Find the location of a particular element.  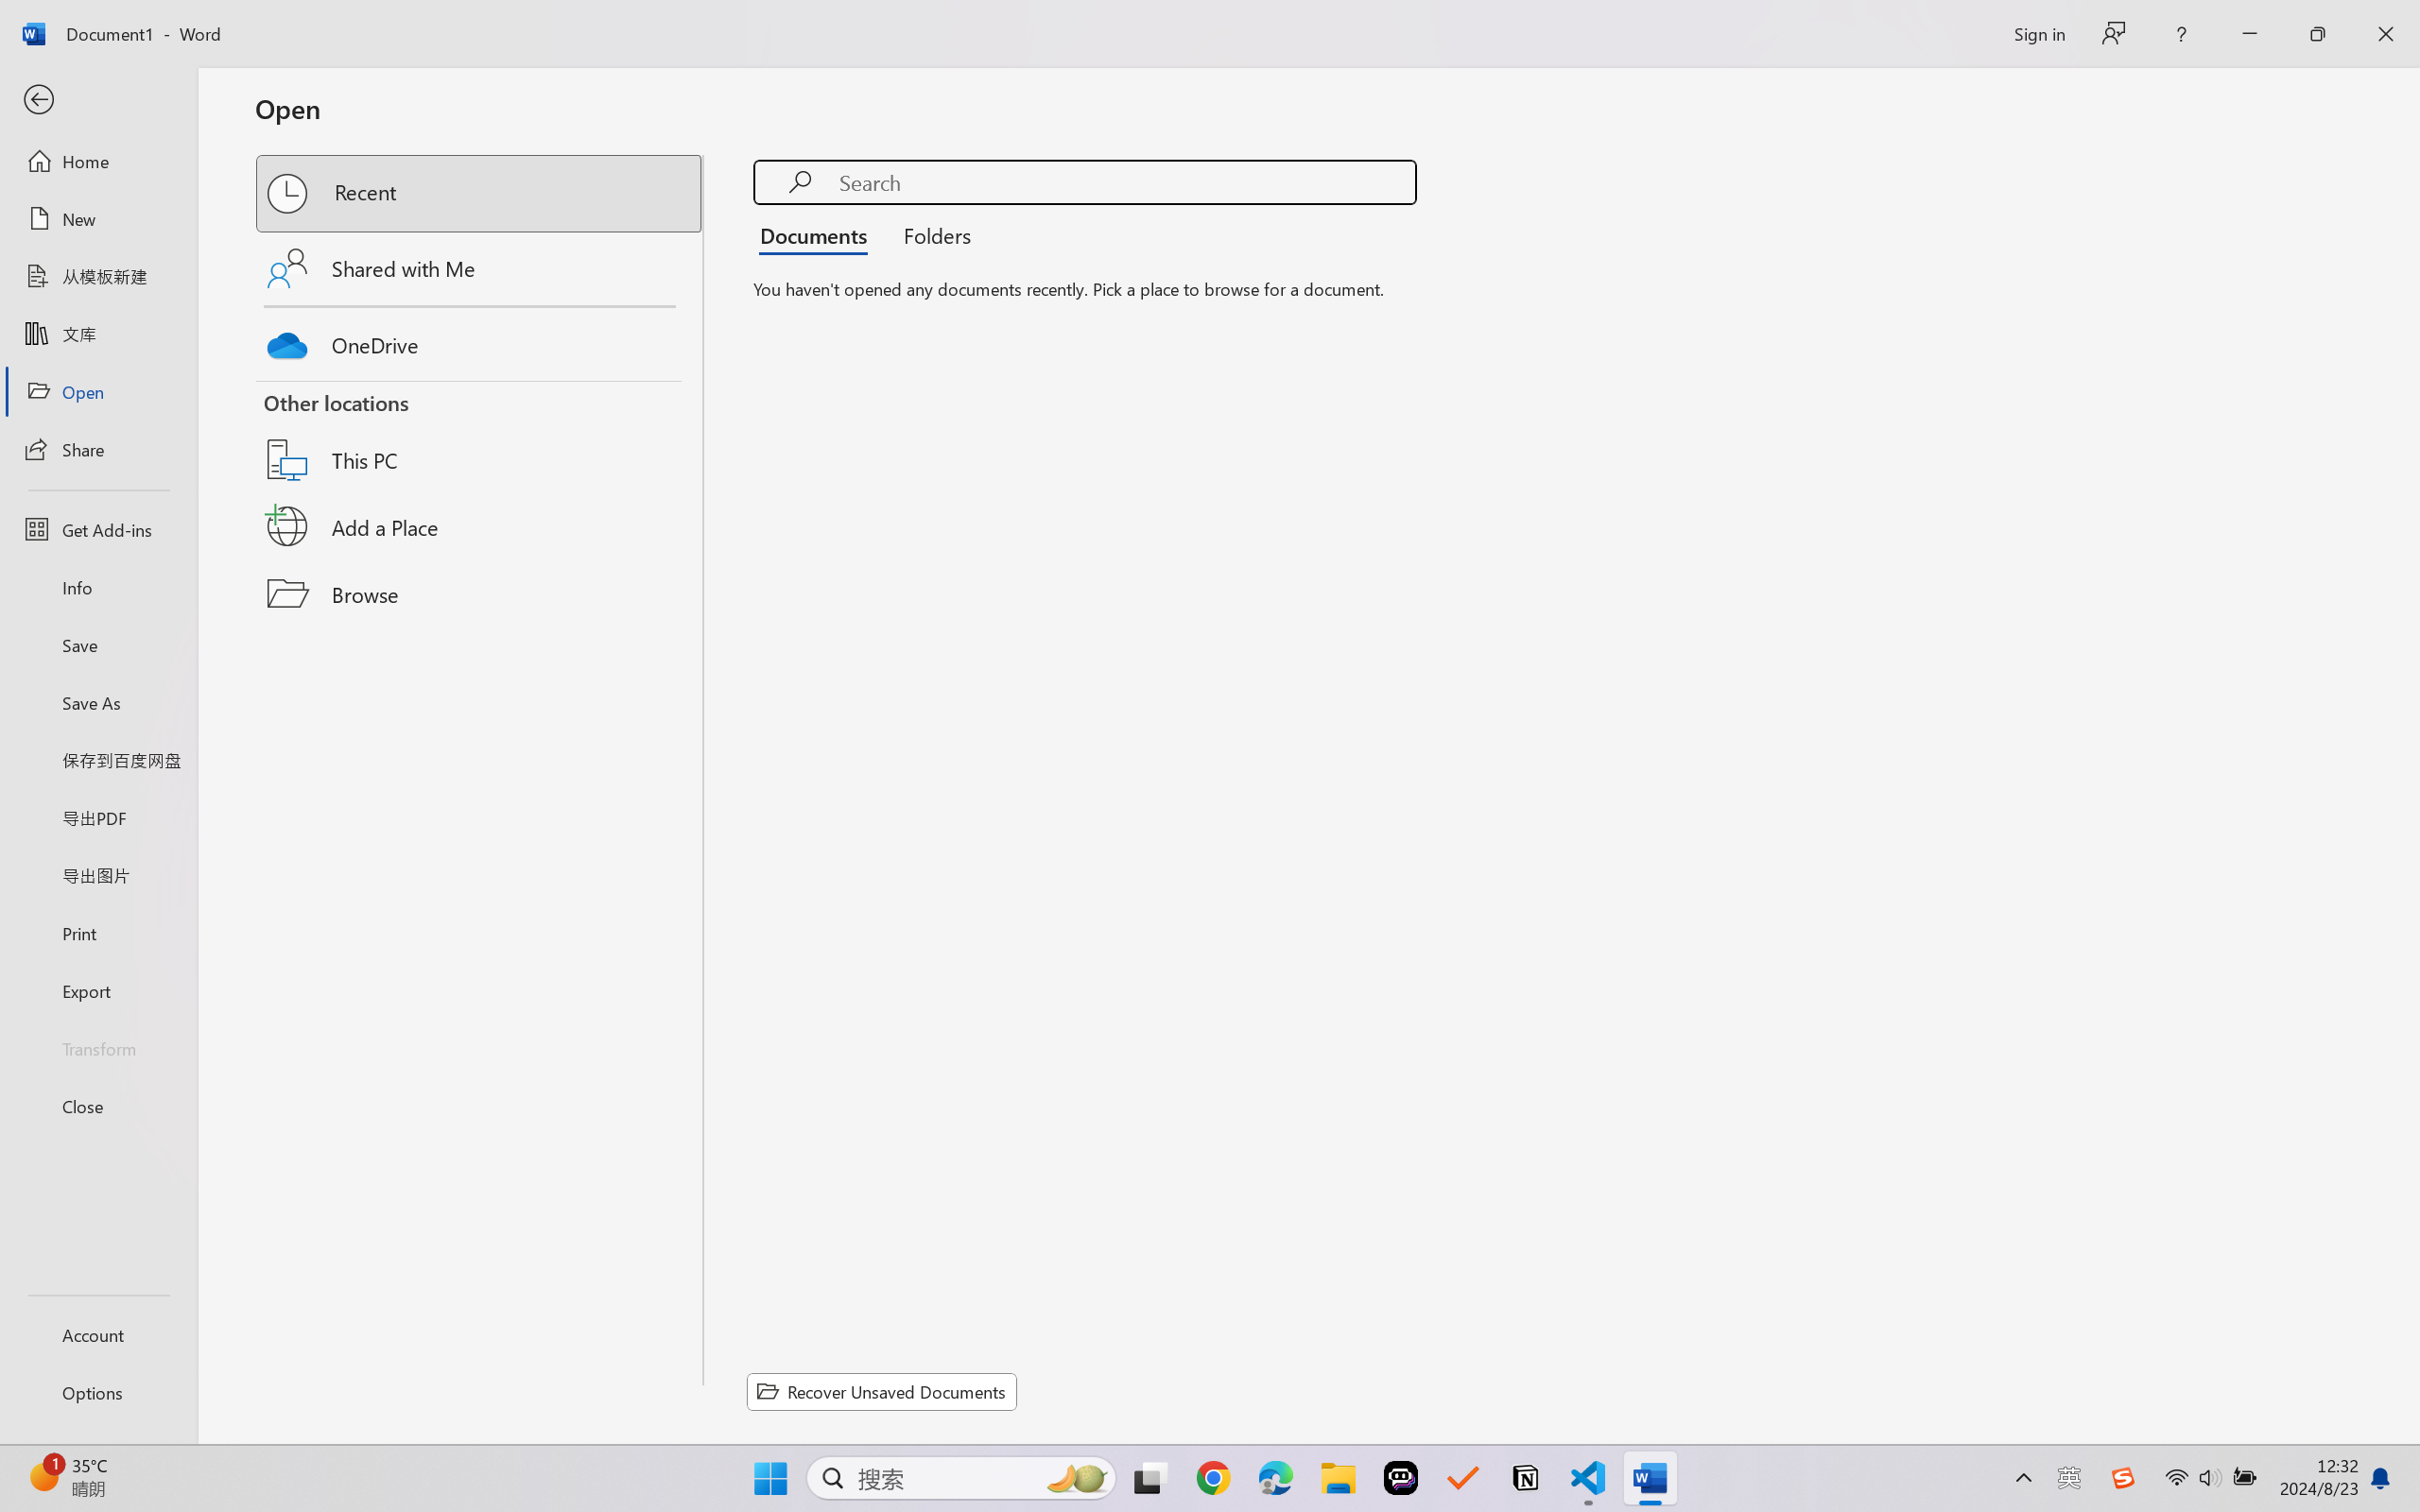

'Back' is located at coordinates (97, 100).